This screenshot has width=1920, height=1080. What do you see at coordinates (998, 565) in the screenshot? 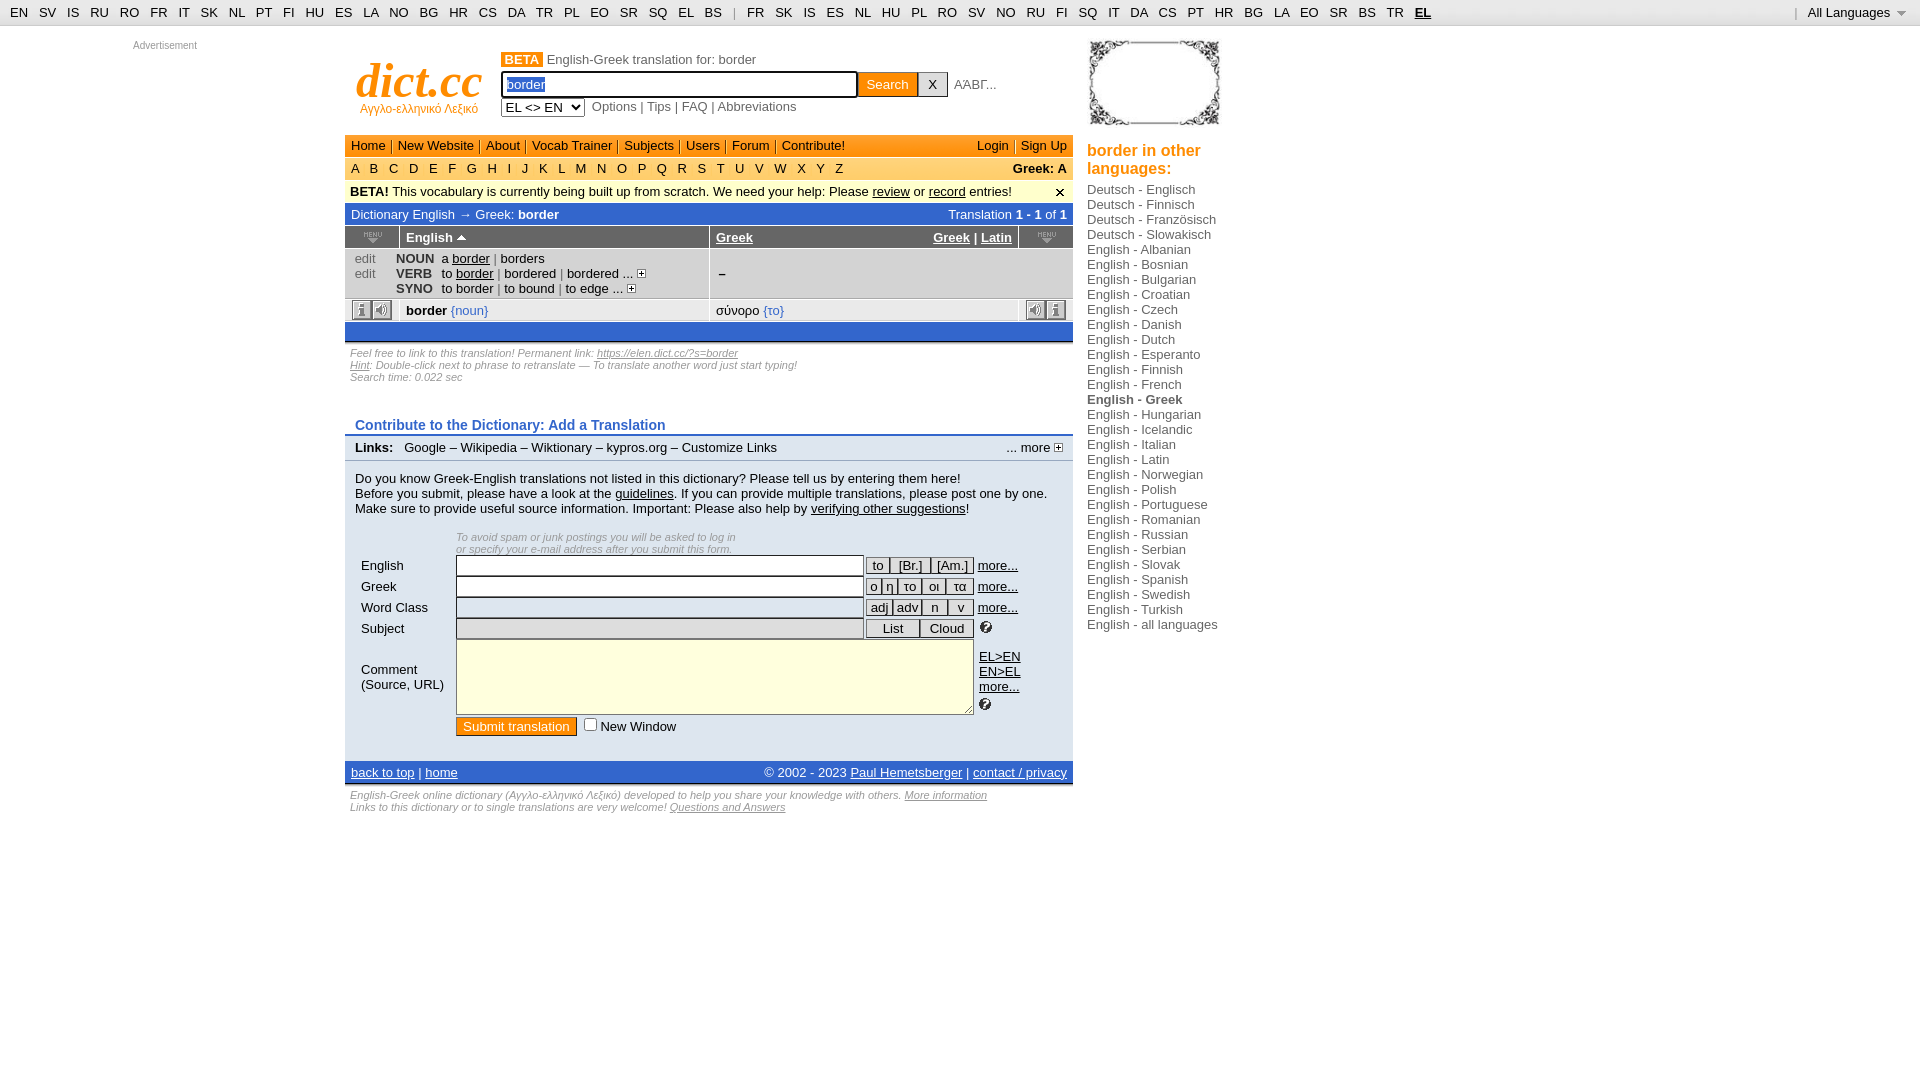
I see `'more...'` at bounding box center [998, 565].